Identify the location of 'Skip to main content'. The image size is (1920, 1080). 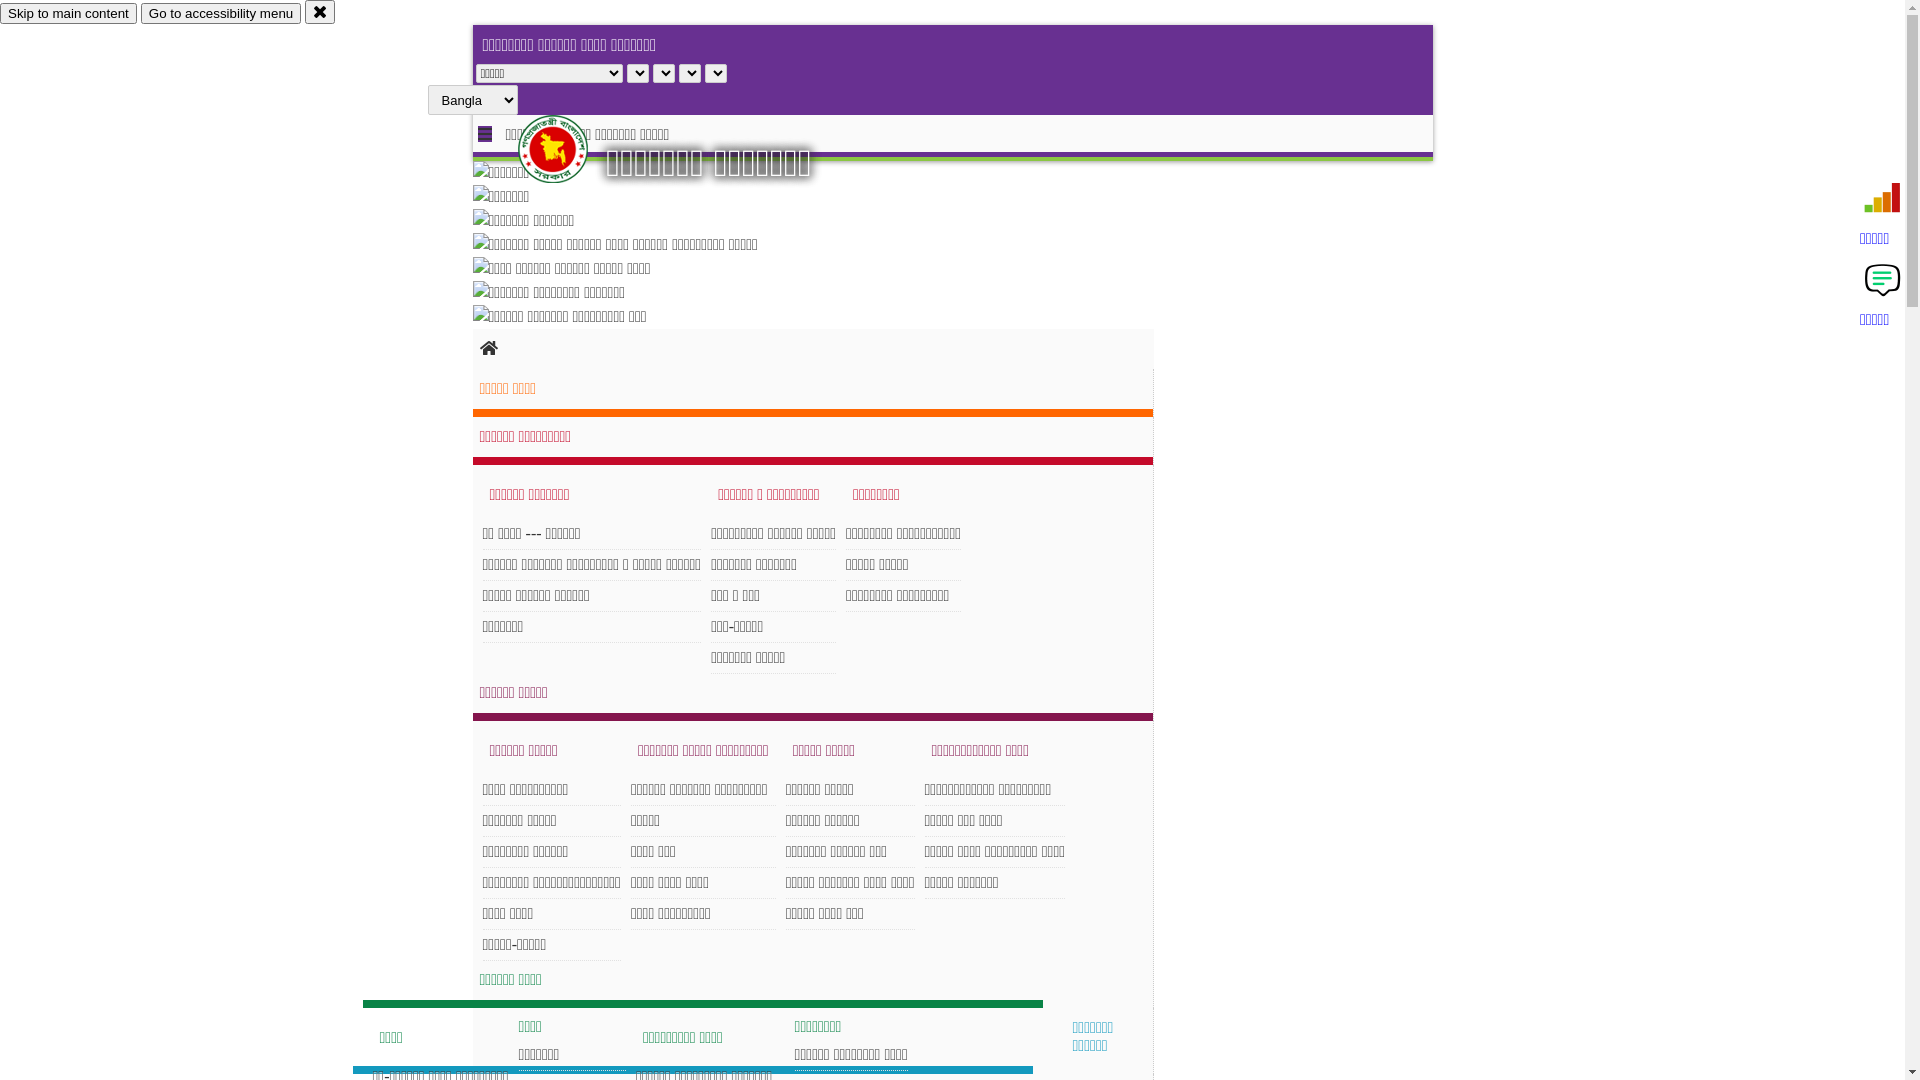
(0, 13).